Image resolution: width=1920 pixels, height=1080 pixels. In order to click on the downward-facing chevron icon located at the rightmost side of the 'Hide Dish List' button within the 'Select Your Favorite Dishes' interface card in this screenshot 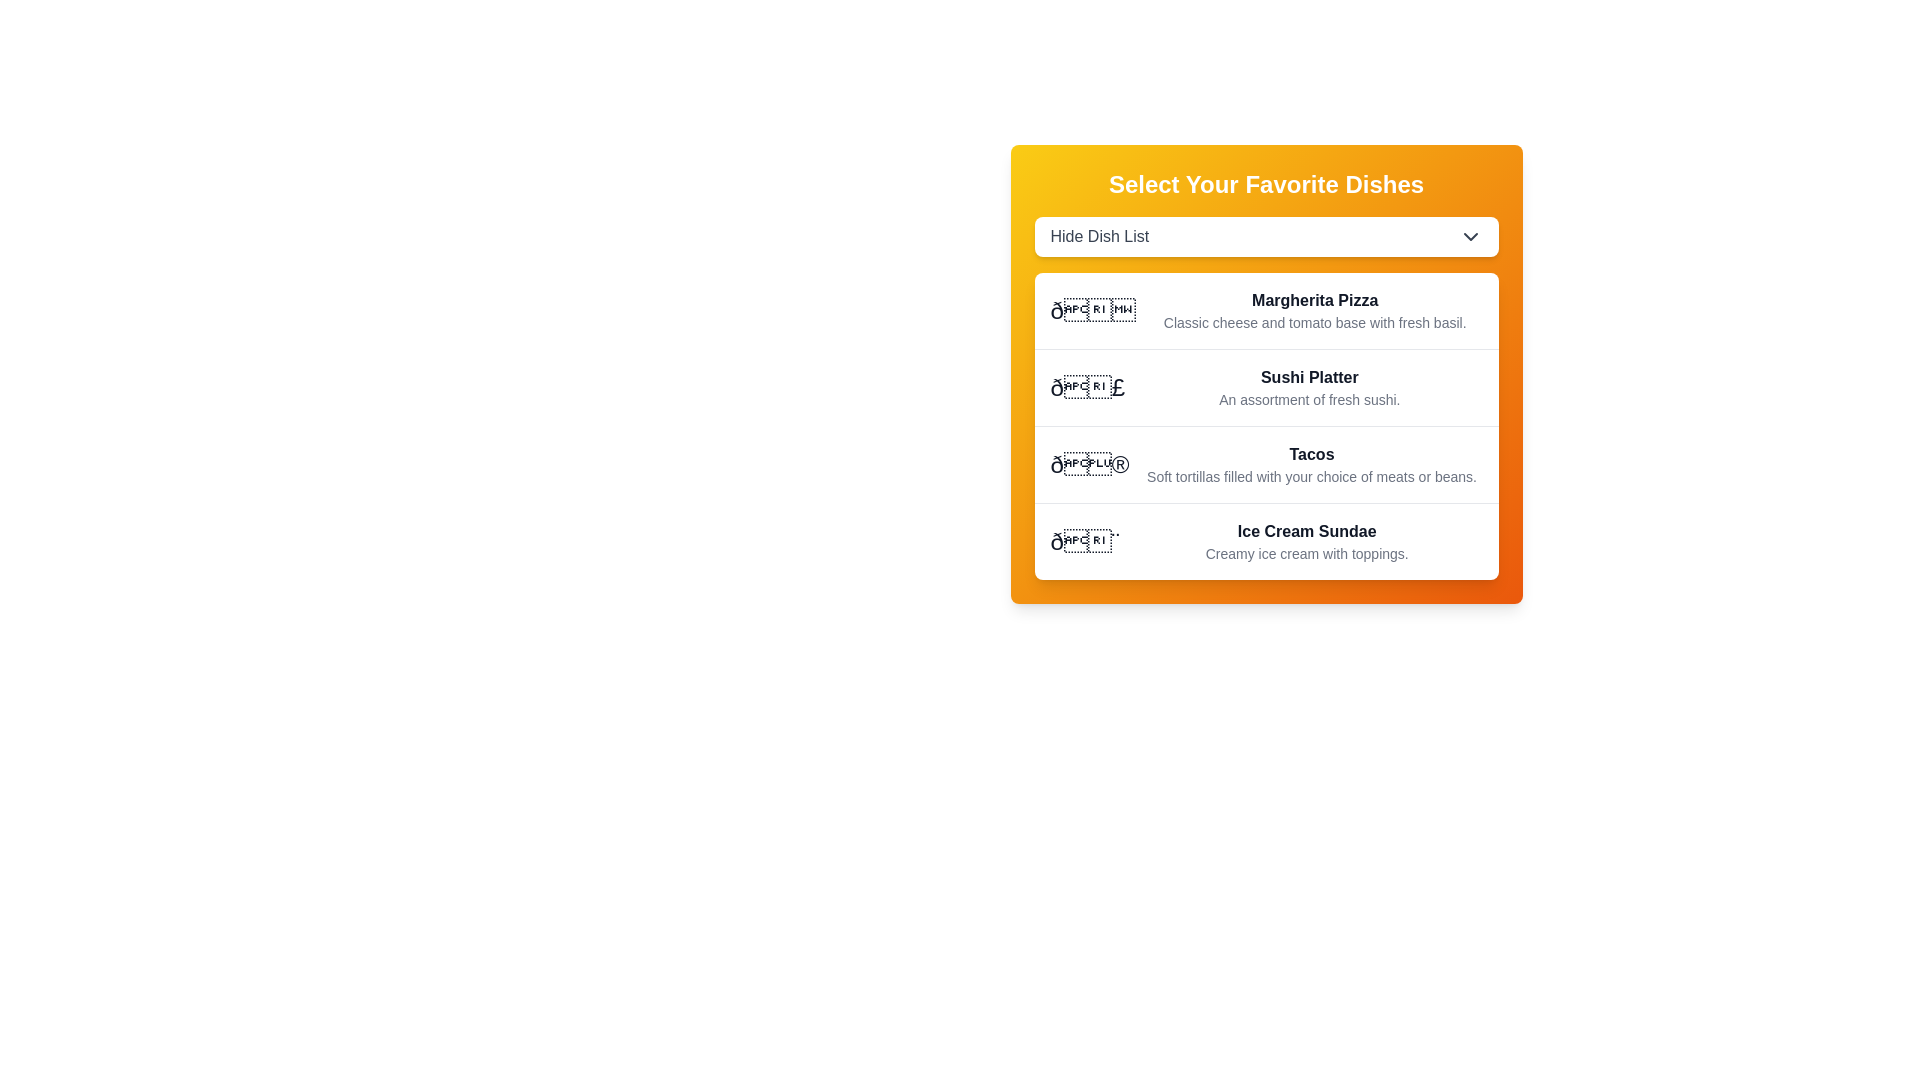, I will do `click(1470, 235)`.